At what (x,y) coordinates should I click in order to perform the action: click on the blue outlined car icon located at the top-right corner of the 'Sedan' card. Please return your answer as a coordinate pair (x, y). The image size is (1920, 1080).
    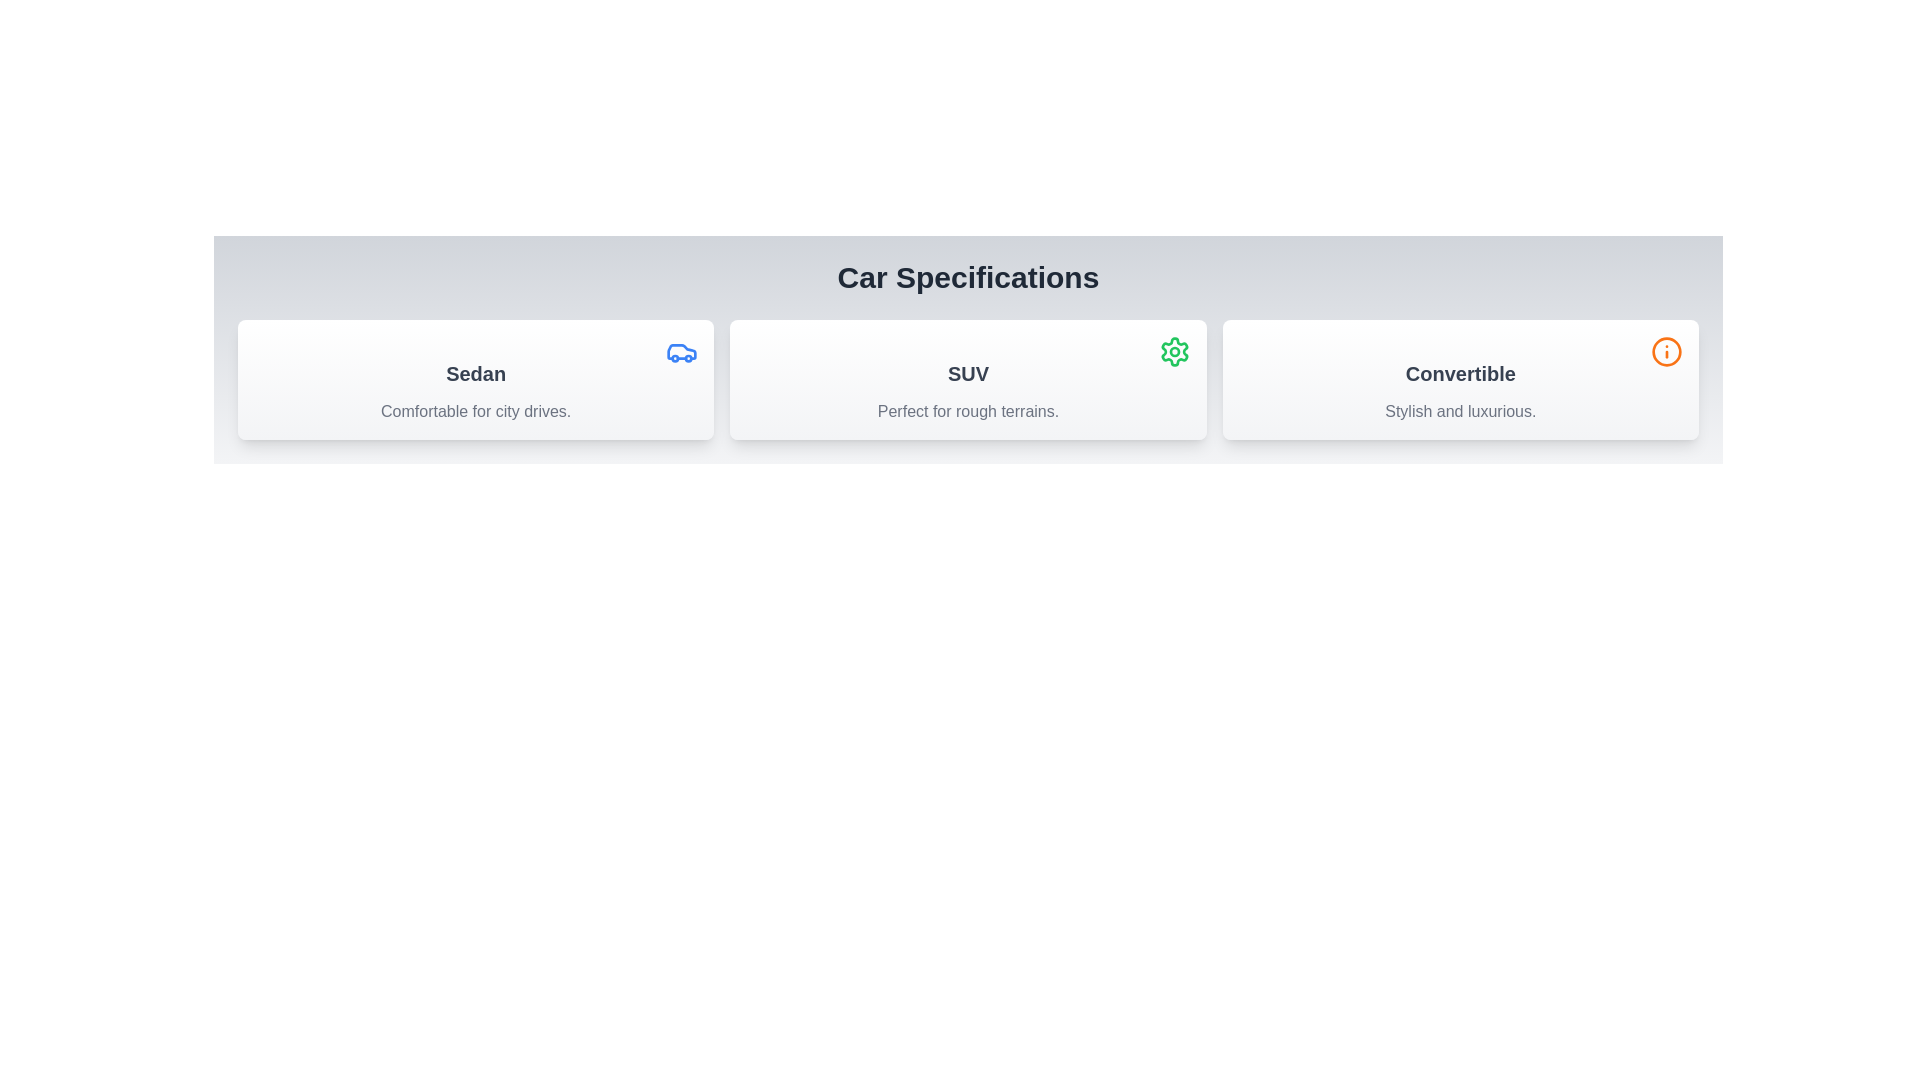
    Looking at the image, I should click on (682, 350).